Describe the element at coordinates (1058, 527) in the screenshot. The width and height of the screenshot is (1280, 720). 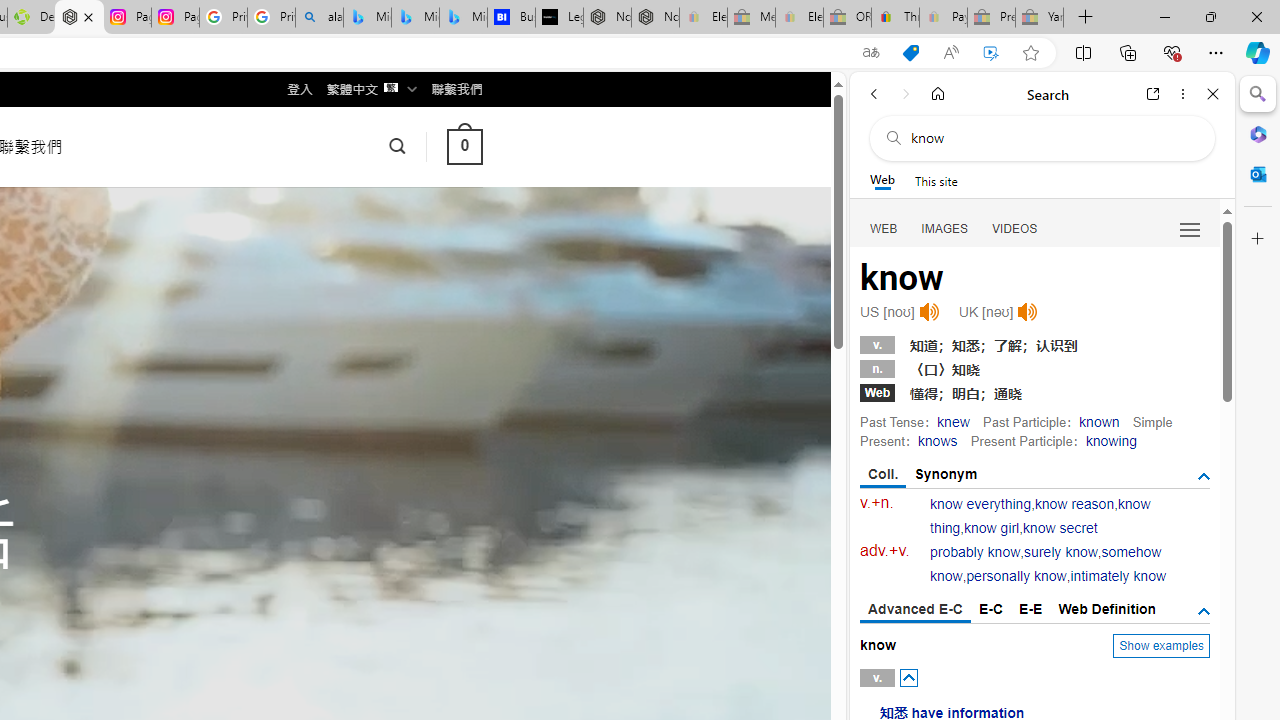
I see `'know secret'` at that location.